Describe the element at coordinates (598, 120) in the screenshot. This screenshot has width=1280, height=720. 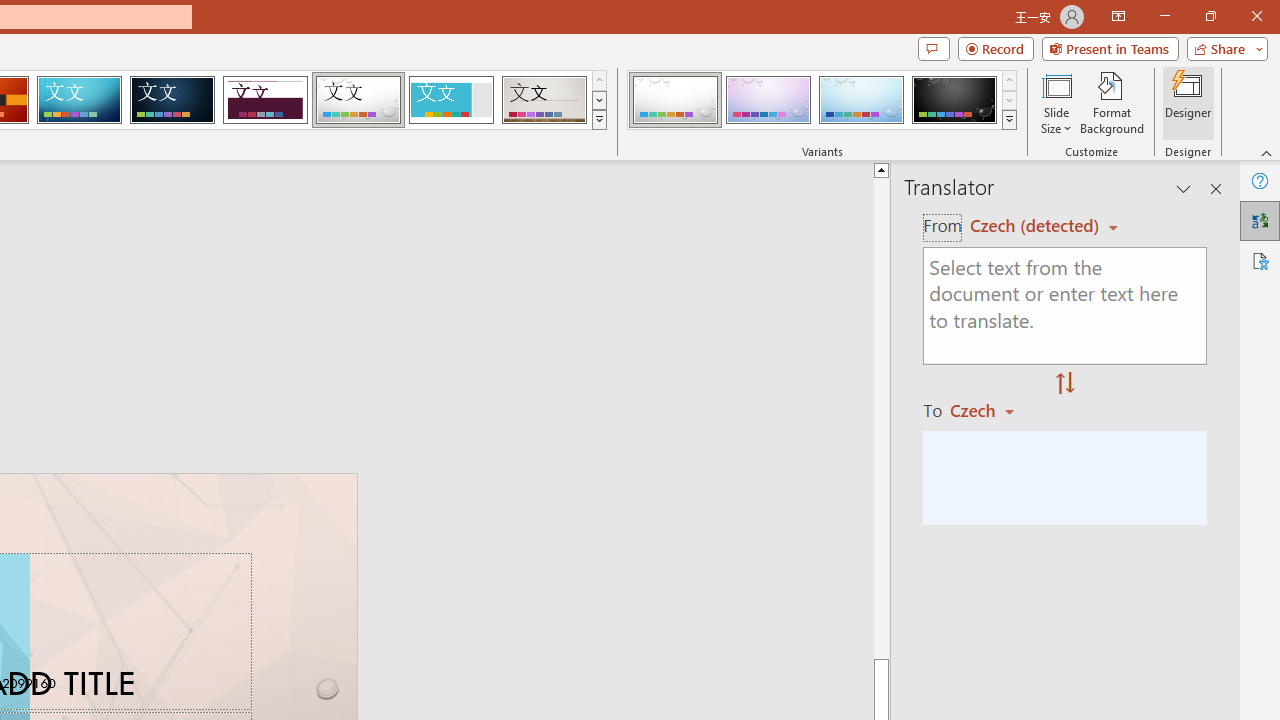
I see `'Themes'` at that location.